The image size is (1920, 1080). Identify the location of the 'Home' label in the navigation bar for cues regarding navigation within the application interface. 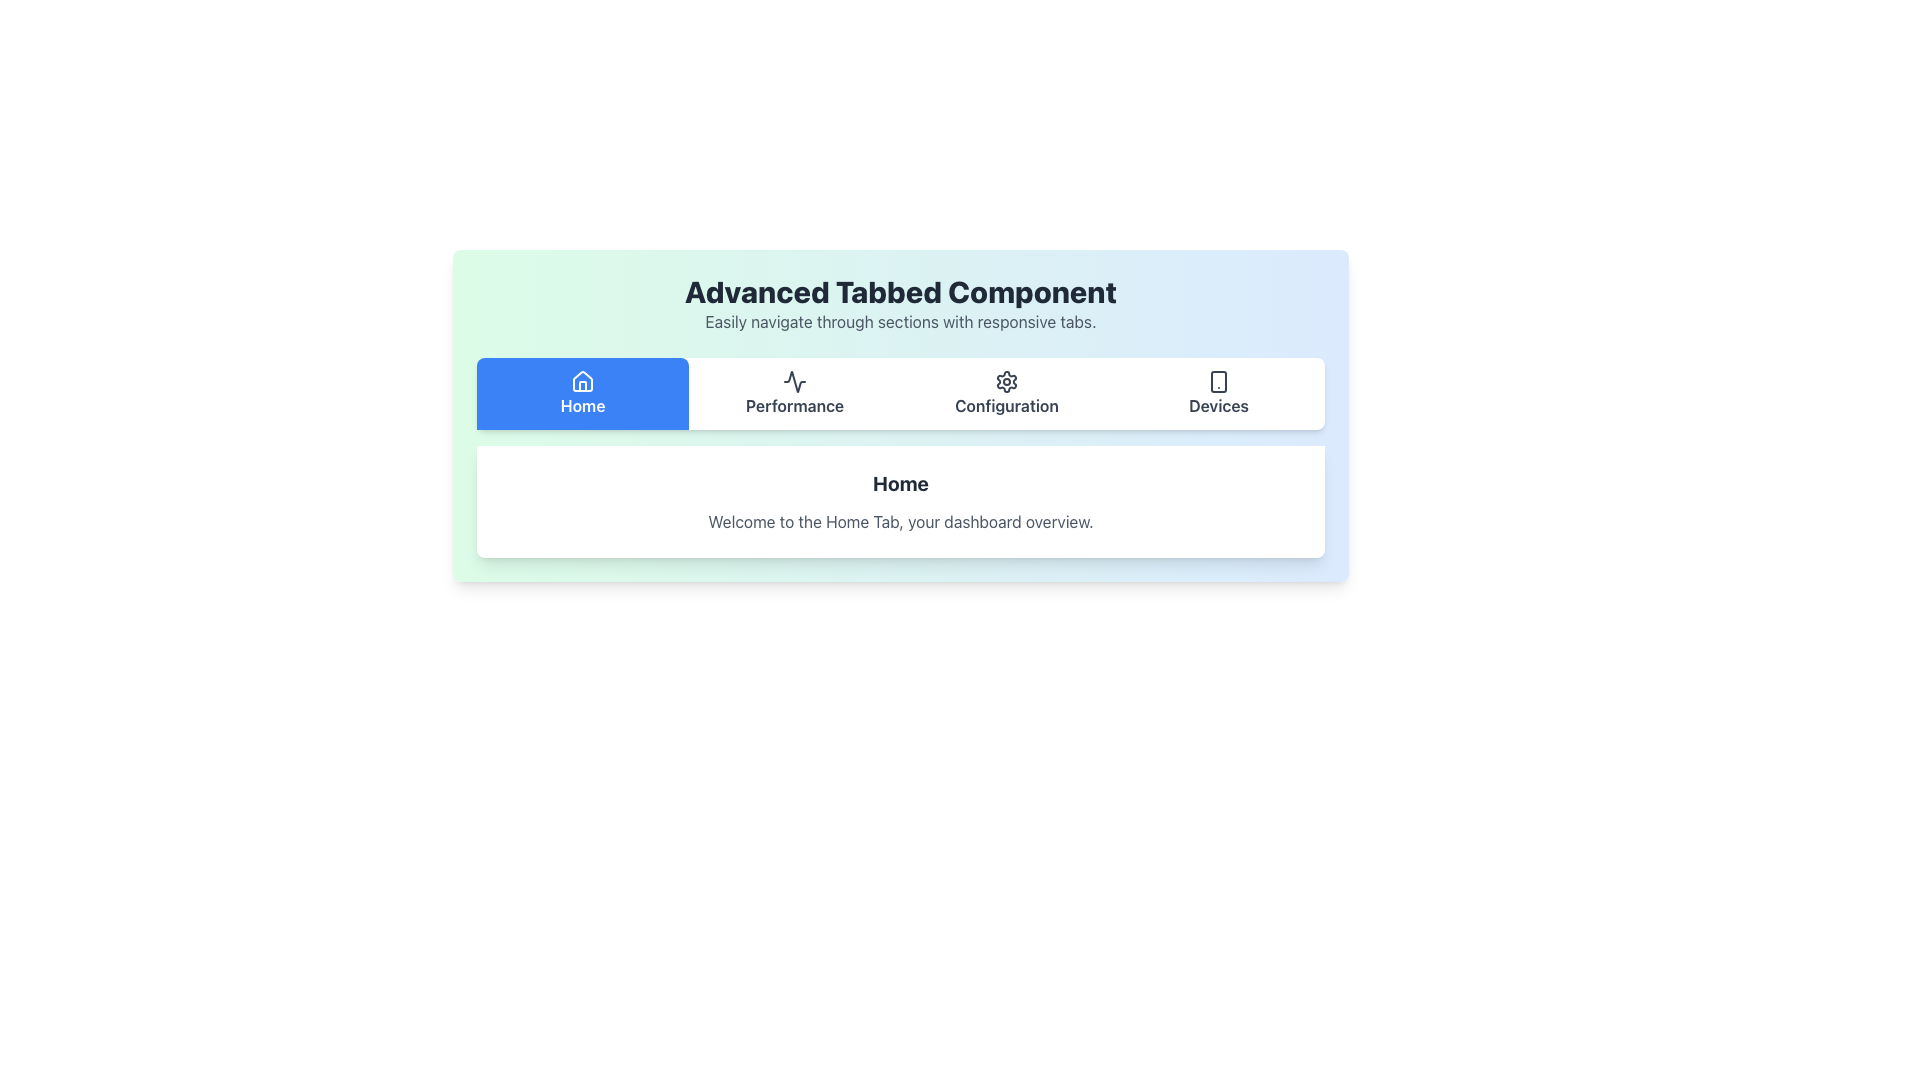
(581, 405).